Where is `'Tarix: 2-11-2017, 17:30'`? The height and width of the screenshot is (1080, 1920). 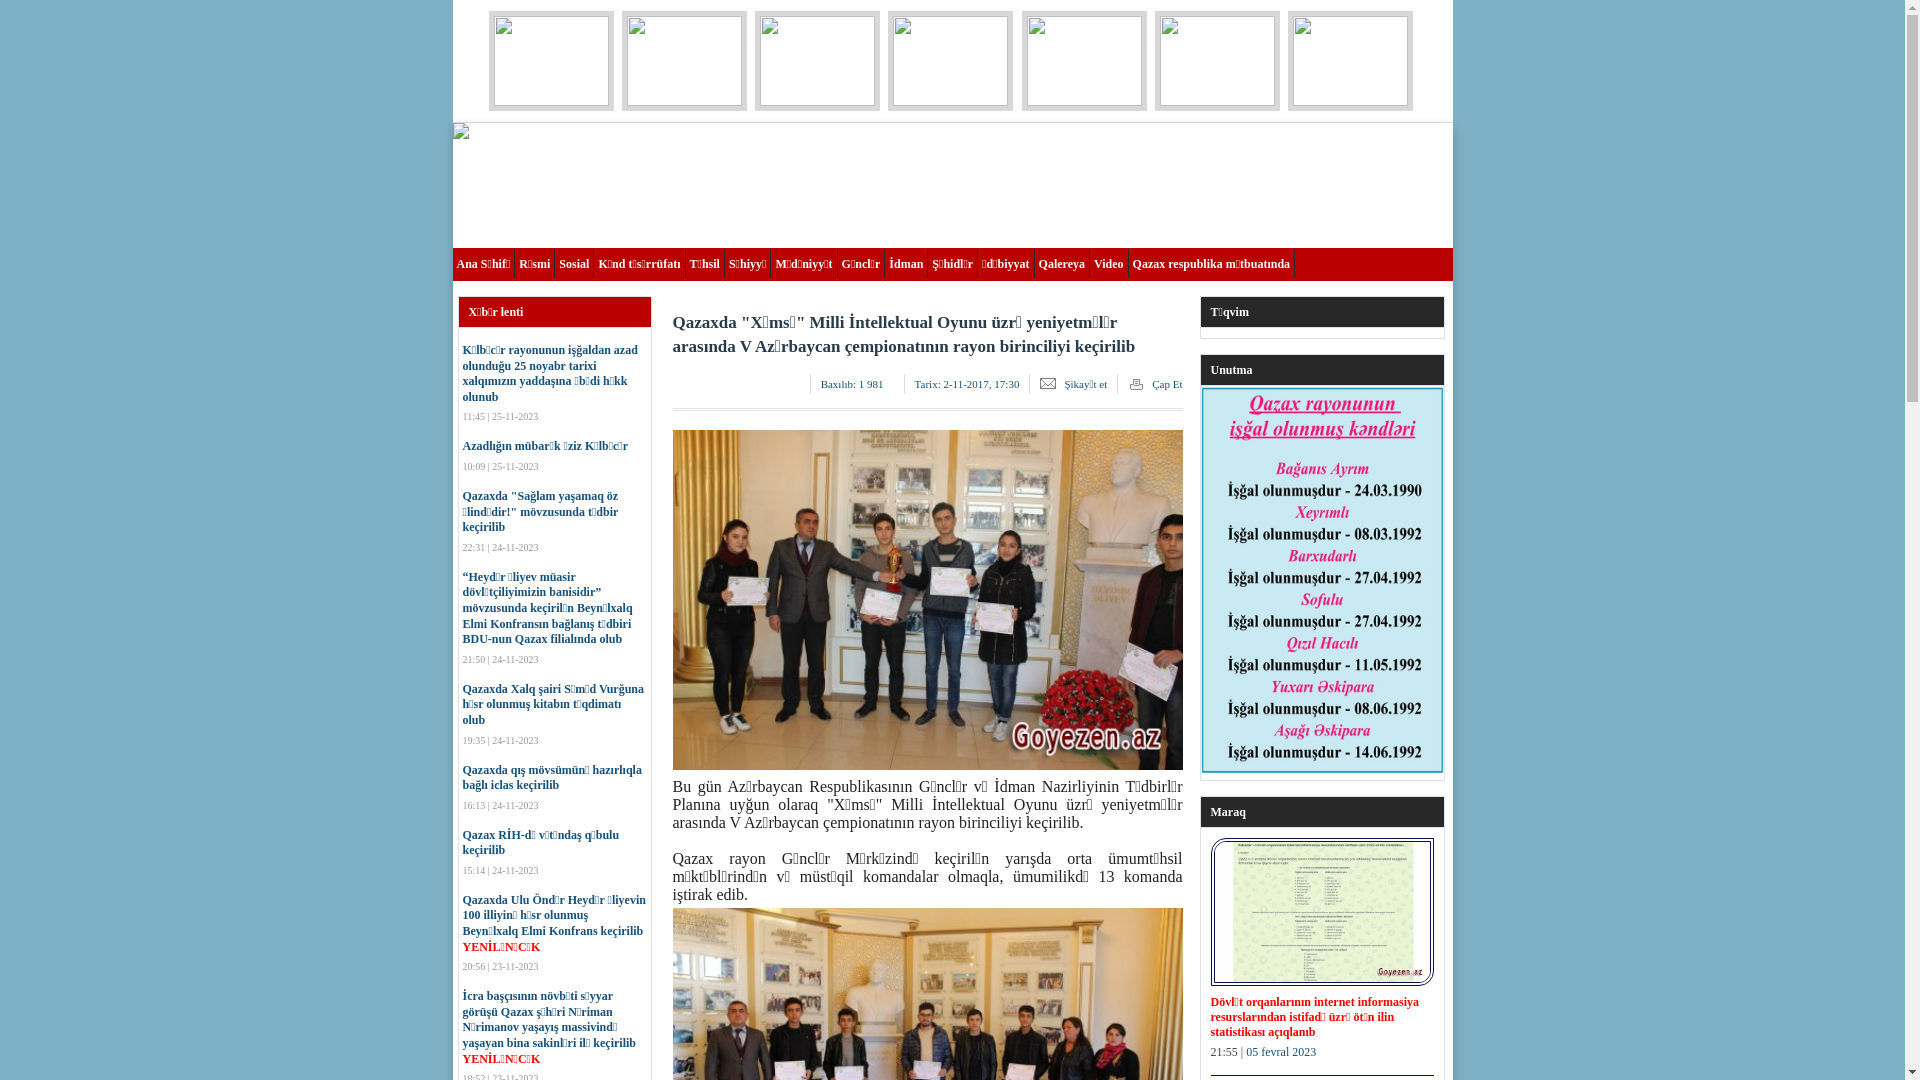
'Tarix: 2-11-2017, 17:30' is located at coordinates (967, 384).